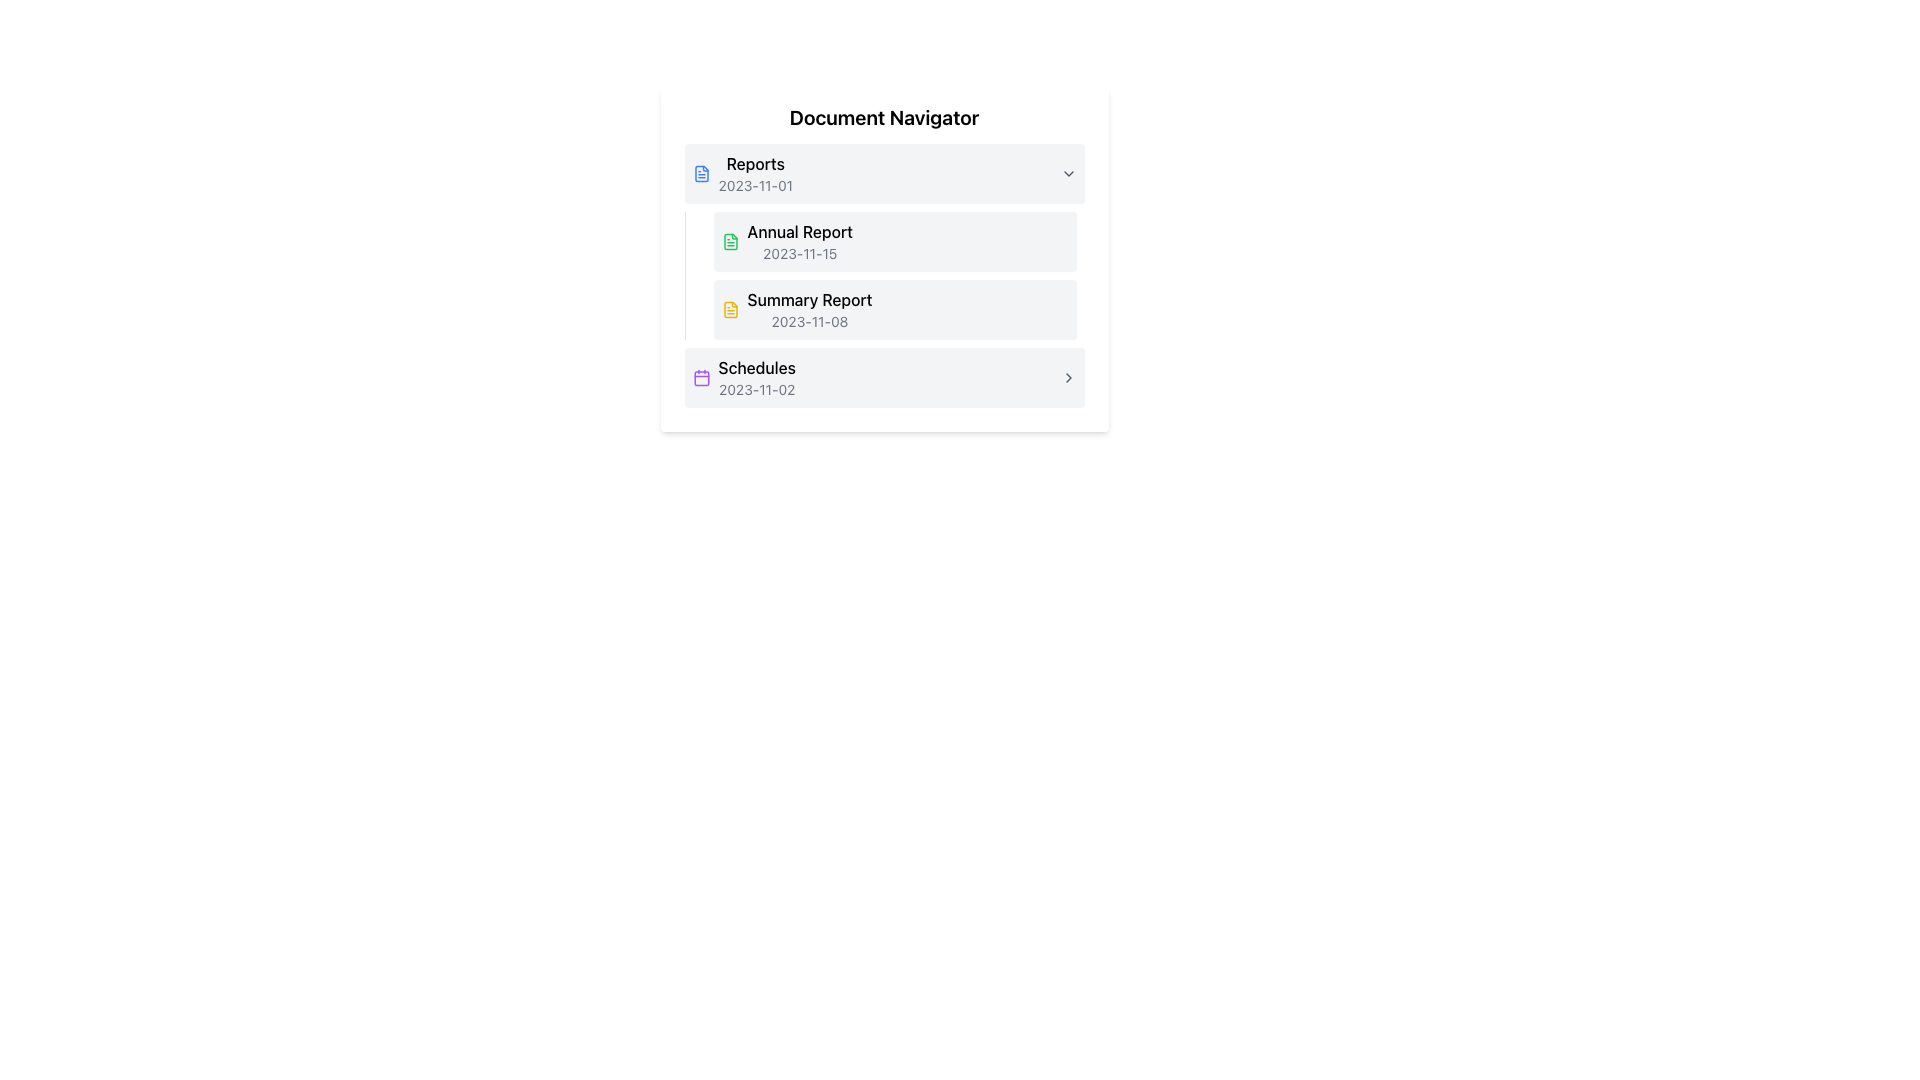  Describe the element at coordinates (754, 185) in the screenshot. I see `the informational text label displaying the last updated date for the 'Reports' section located beneath the 'Reports' label in the 'Document Navigator'` at that location.